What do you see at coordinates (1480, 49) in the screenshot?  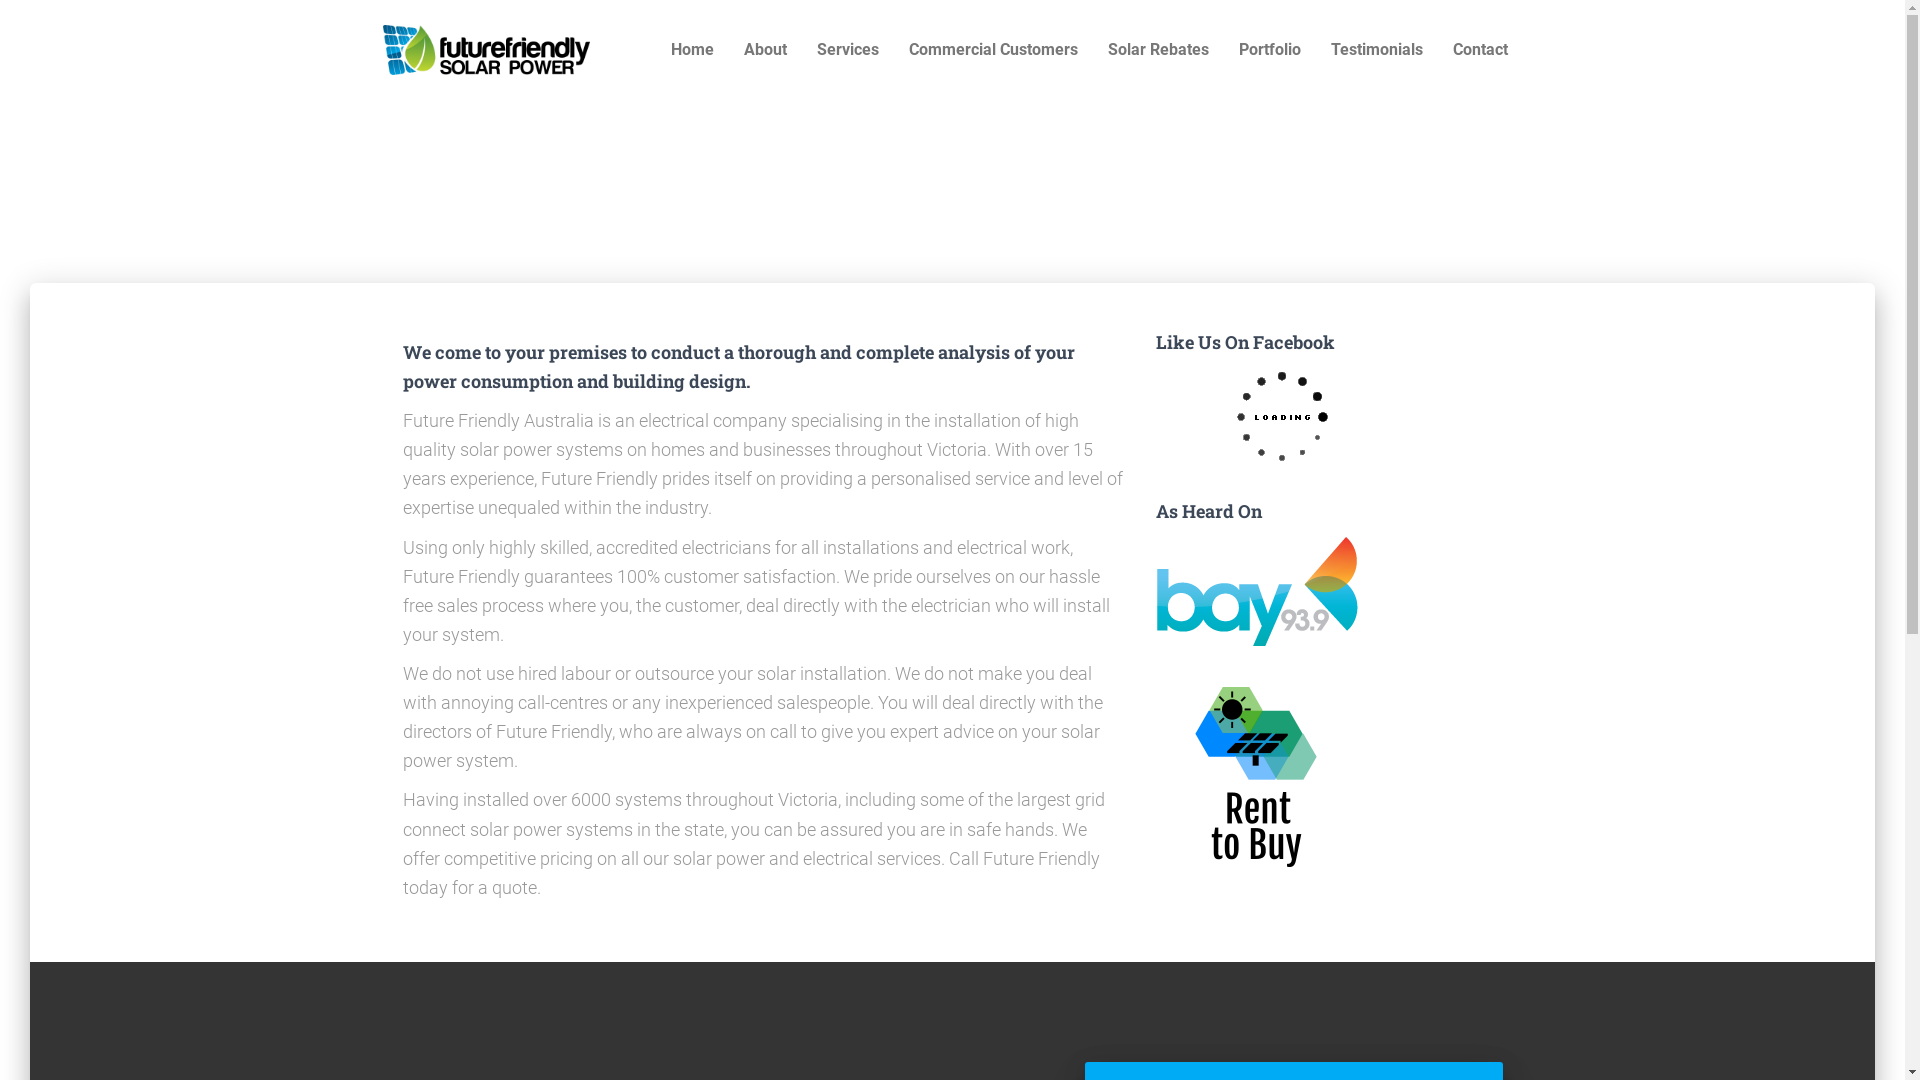 I see `'Contact'` at bounding box center [1480, 49].